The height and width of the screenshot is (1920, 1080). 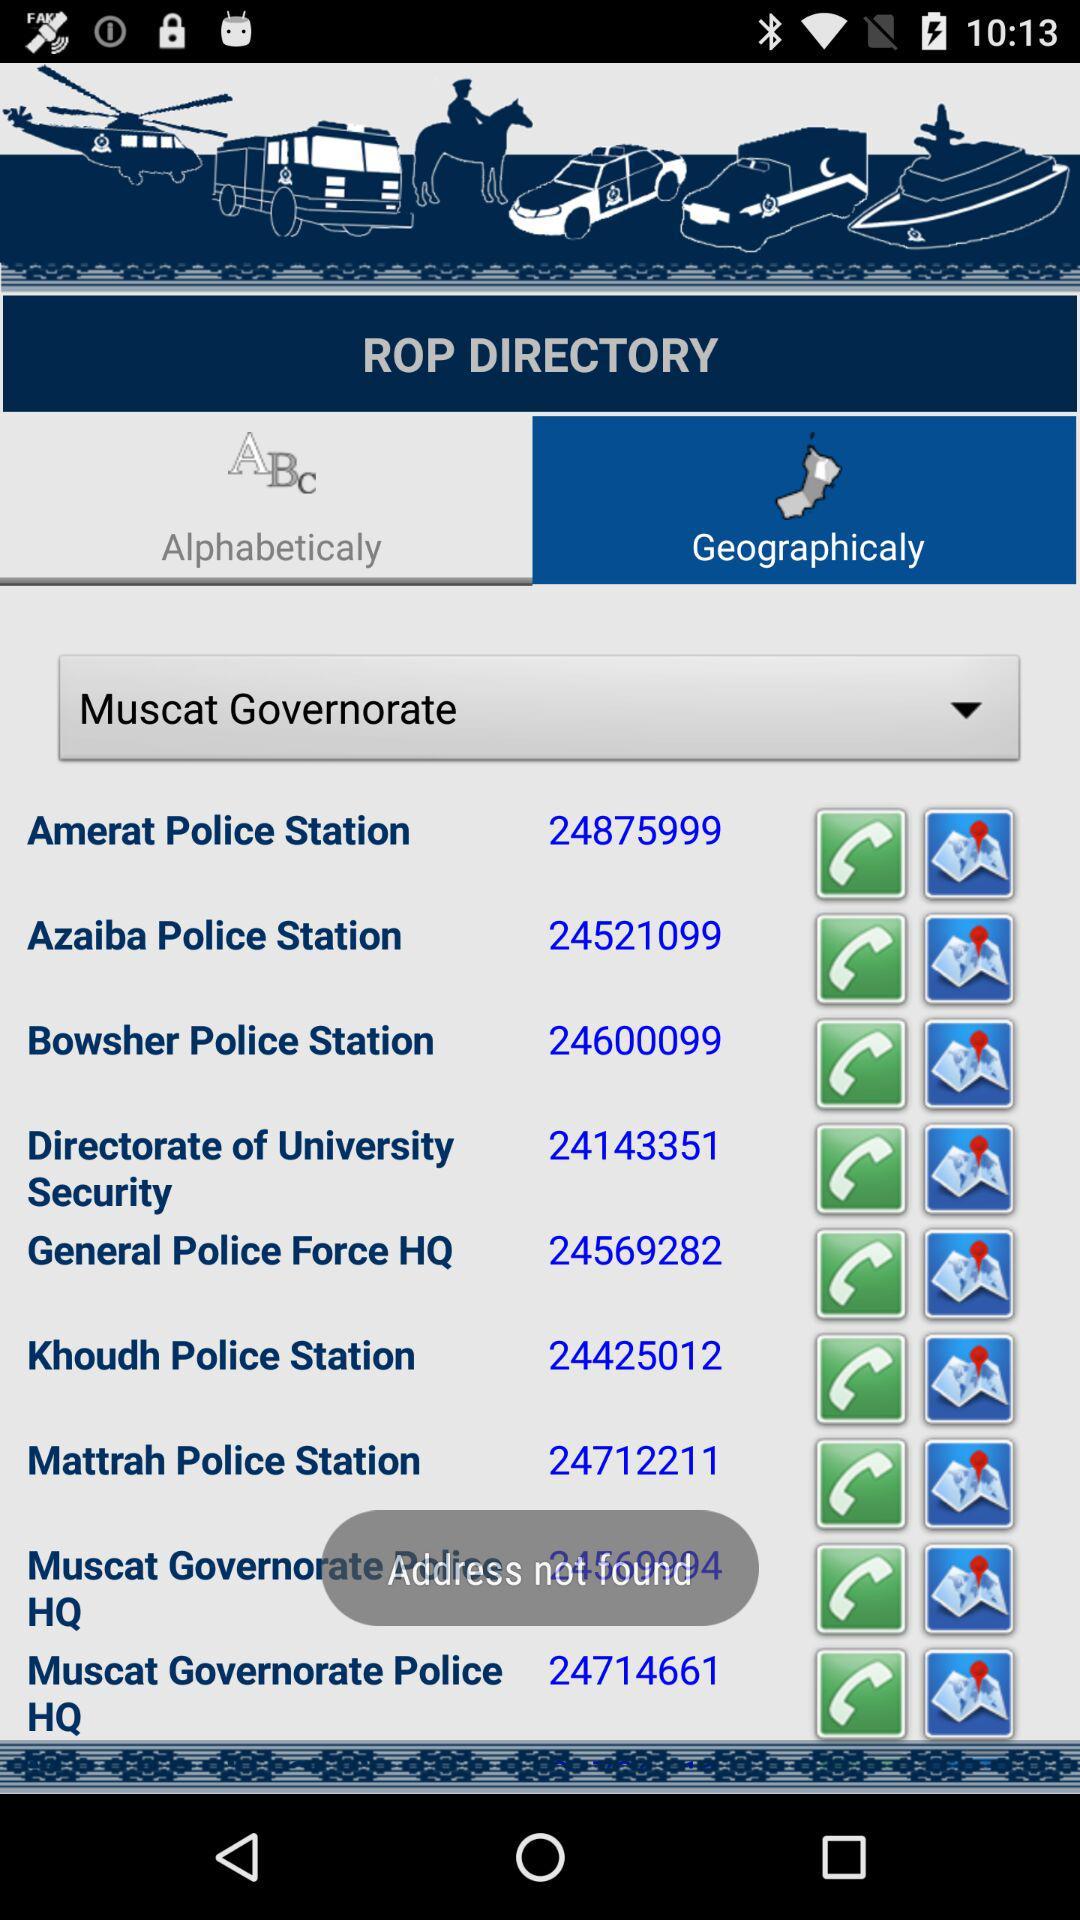 What do you see at coordinates (859, 1588) in the screenshot?
I see `the call icon` at bounding box center [859, 1588].